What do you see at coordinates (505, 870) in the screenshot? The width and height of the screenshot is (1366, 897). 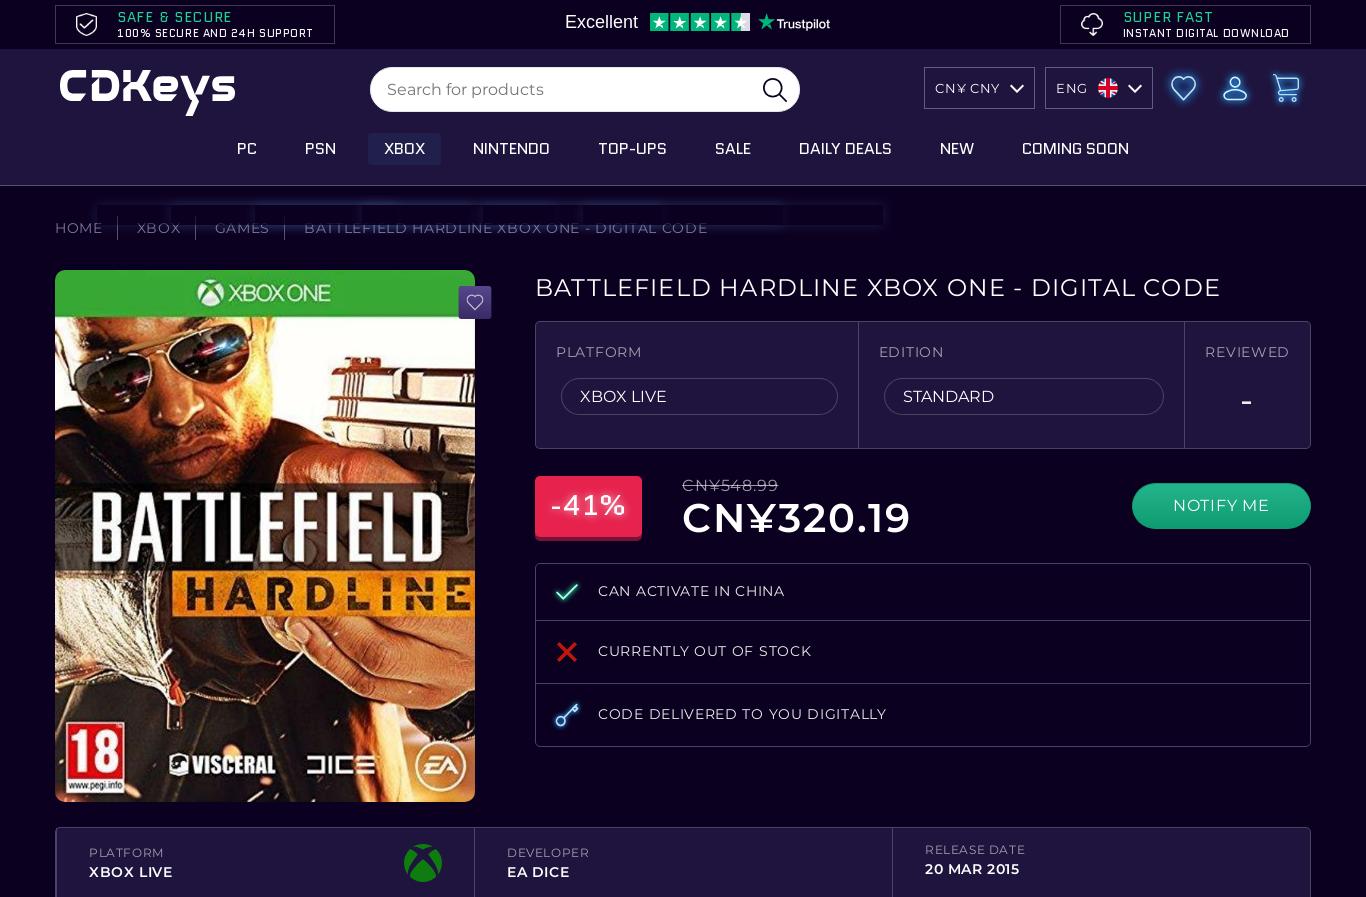 I see `'EA DICE'` at bounding box center [505, 870].